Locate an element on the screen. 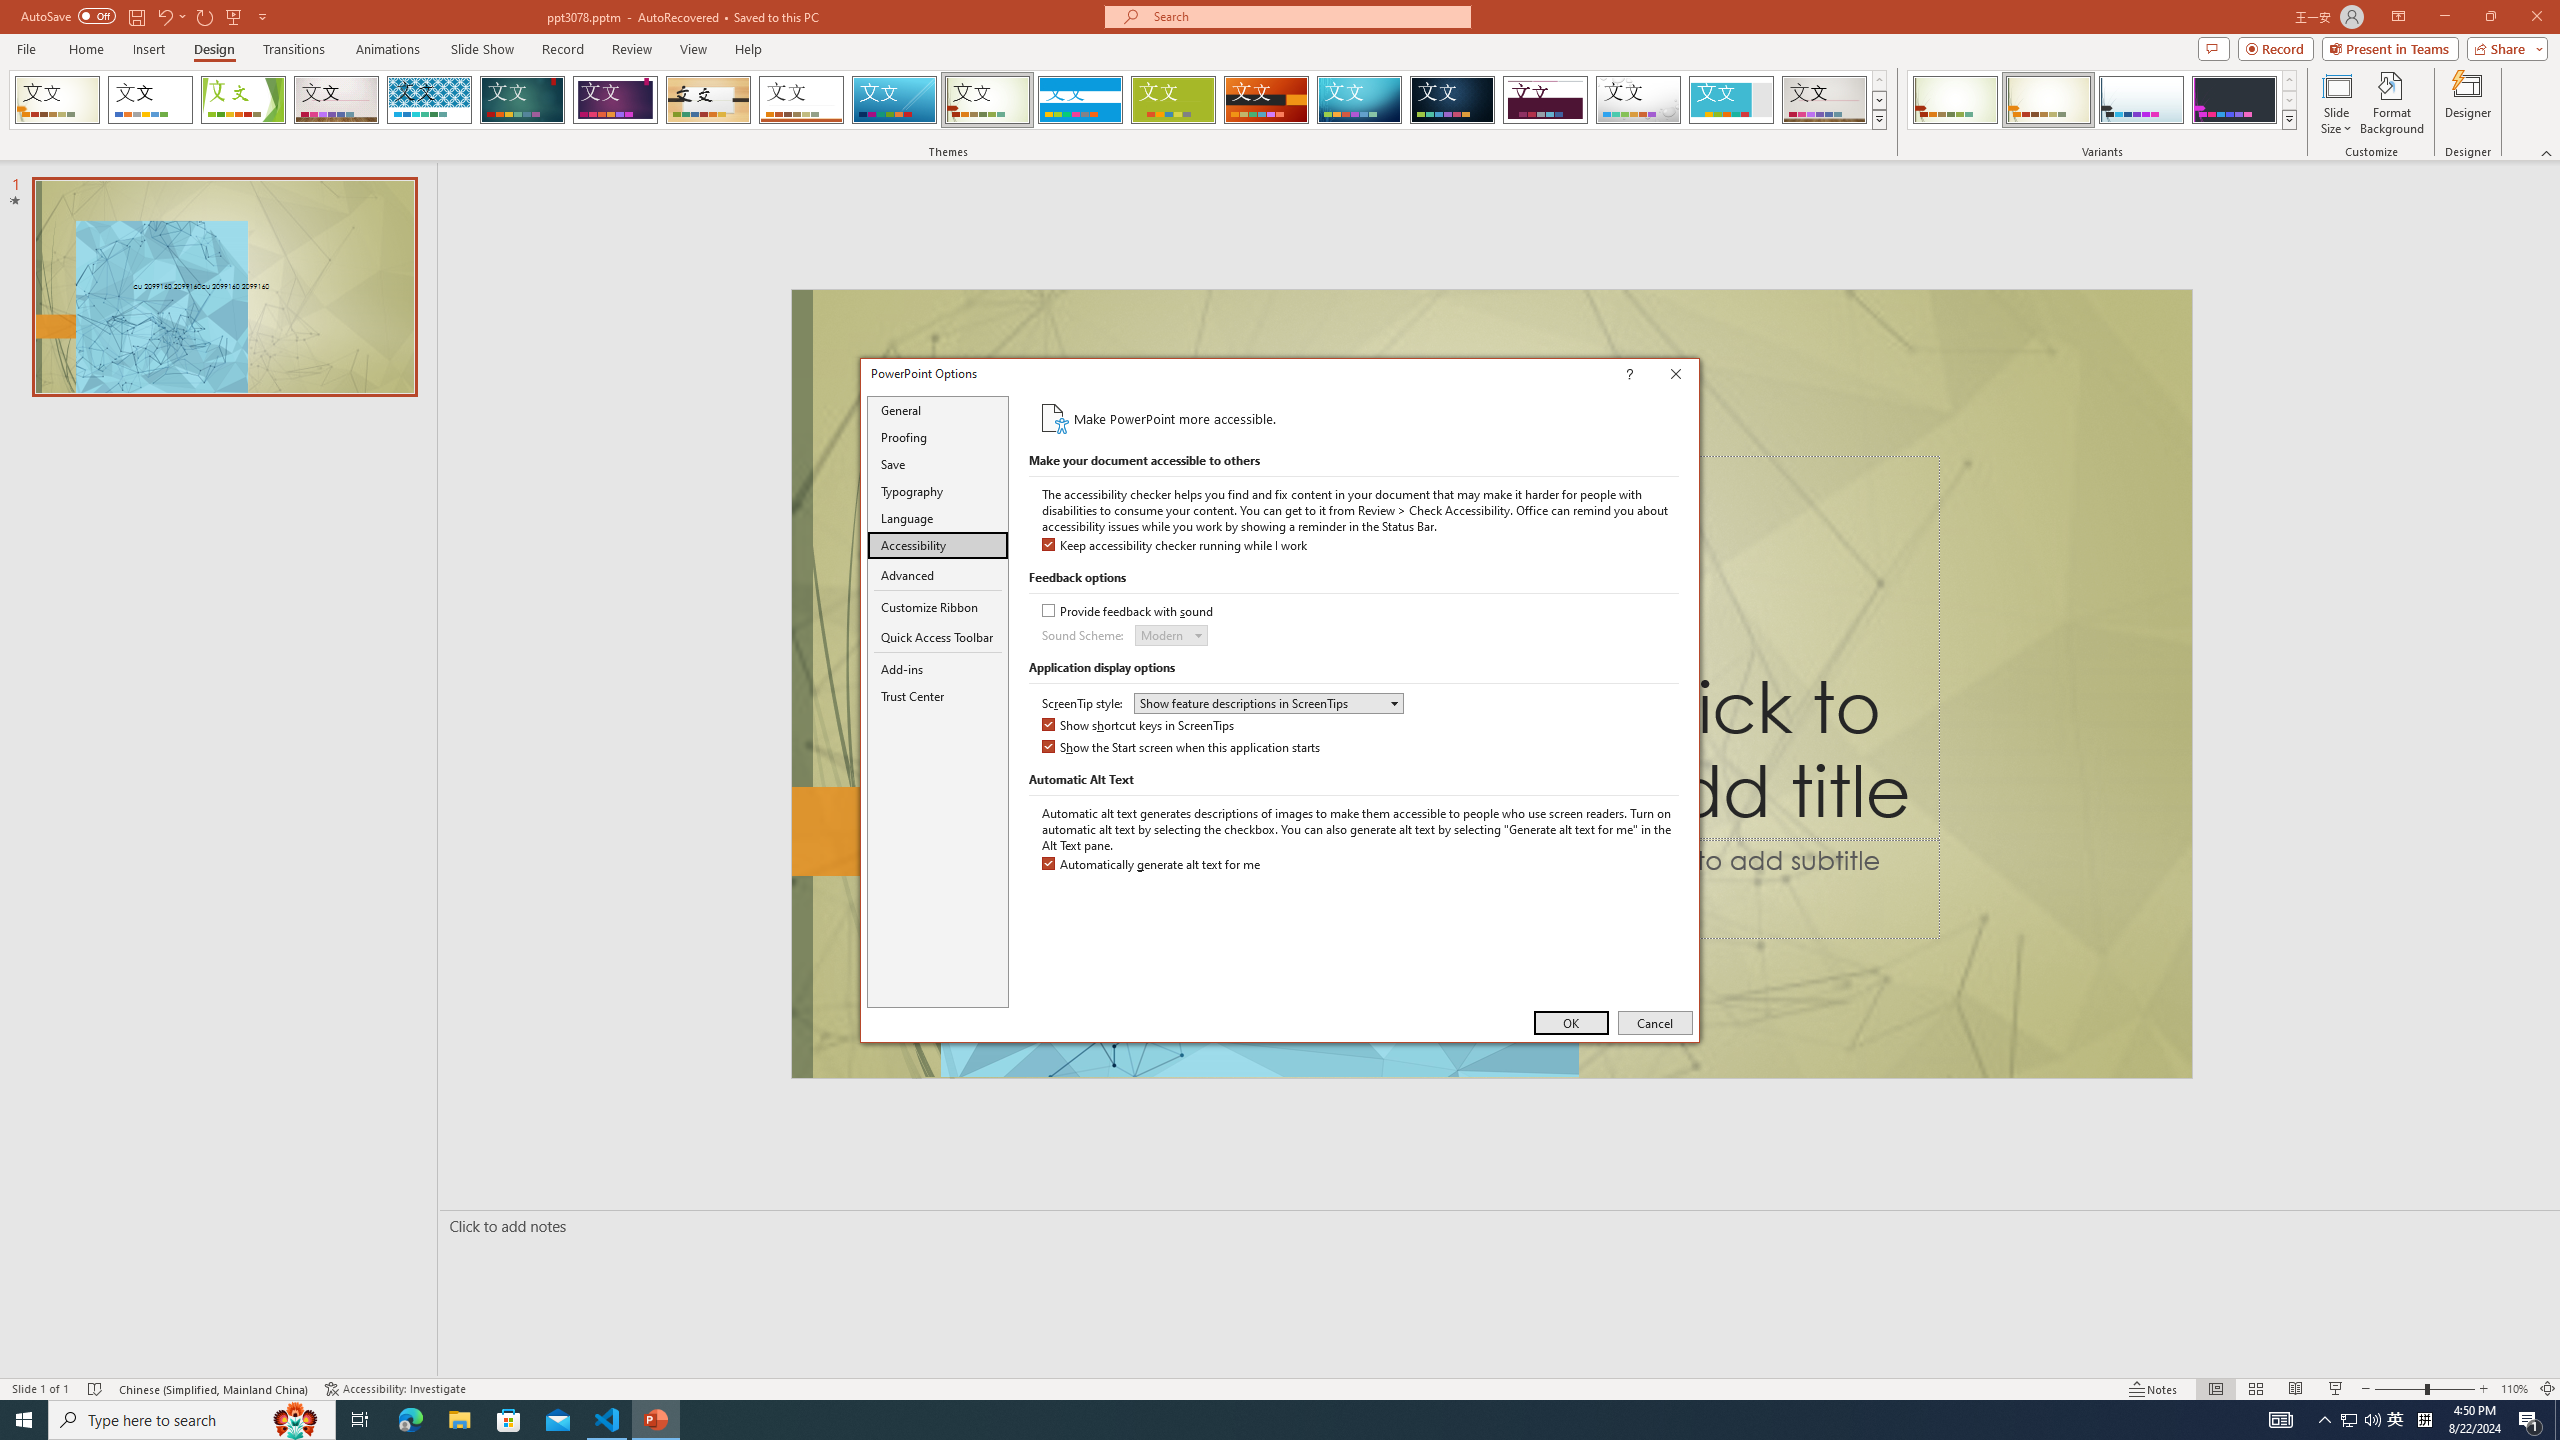 The width and height of the screenshot is (2560, 1440). 'ScreenTip style' is located at coordinates (1267, 702).